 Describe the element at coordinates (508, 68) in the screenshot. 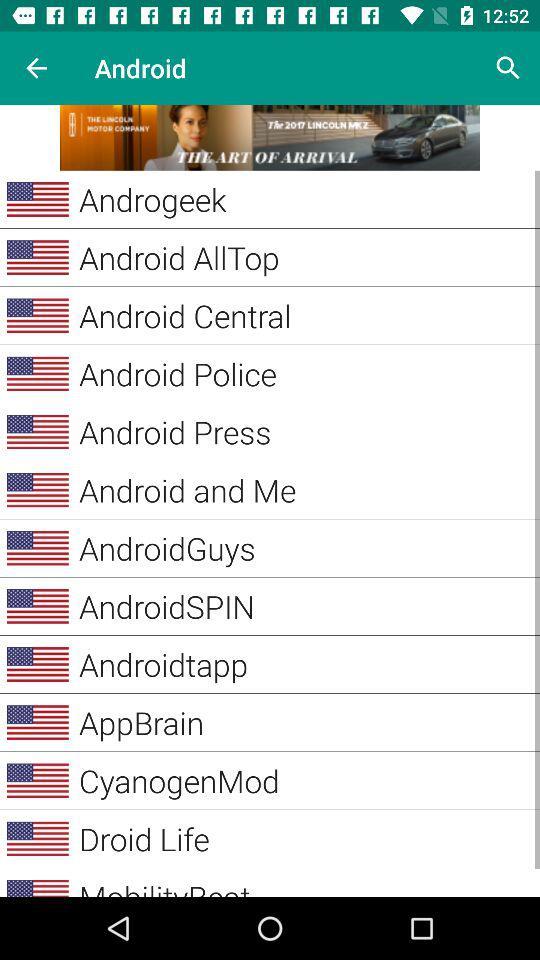

I see `search bar` at that location.